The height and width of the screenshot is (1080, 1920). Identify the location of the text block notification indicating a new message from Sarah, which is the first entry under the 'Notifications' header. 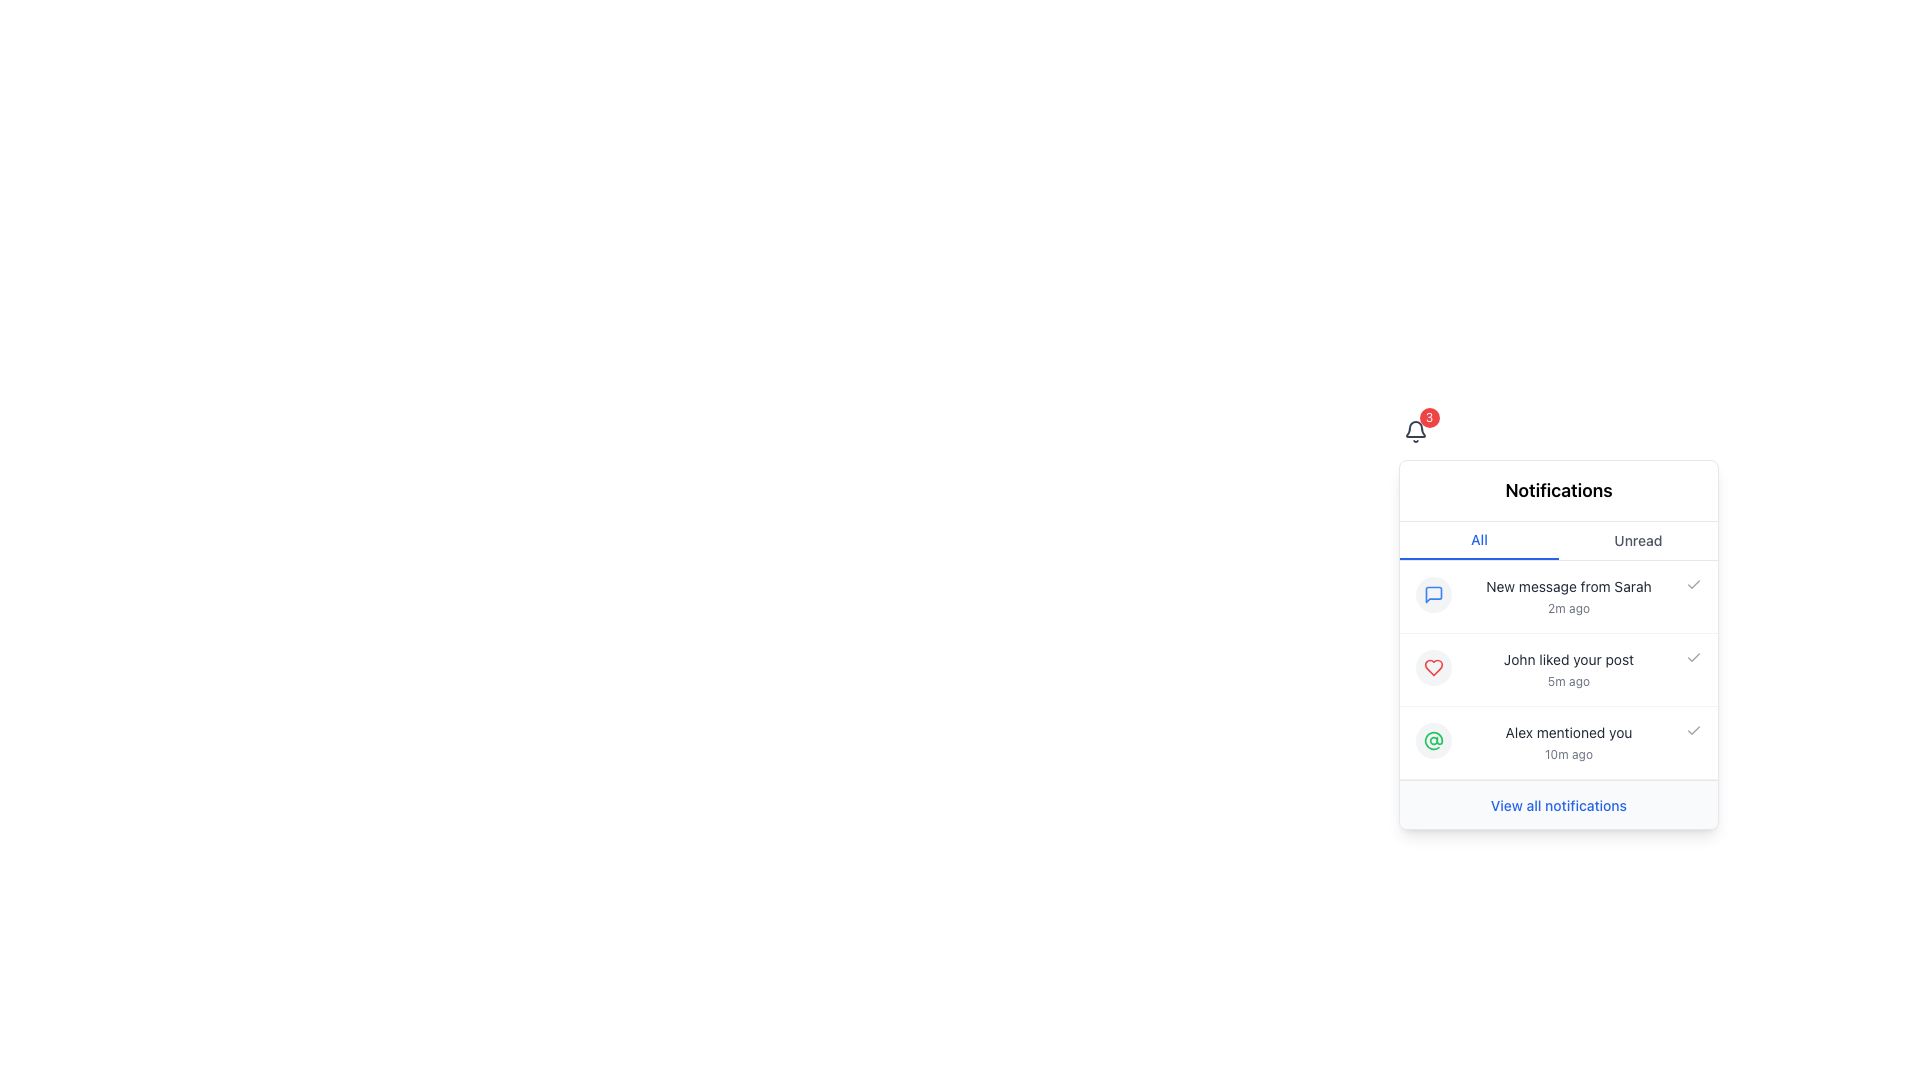
(1568, 596).